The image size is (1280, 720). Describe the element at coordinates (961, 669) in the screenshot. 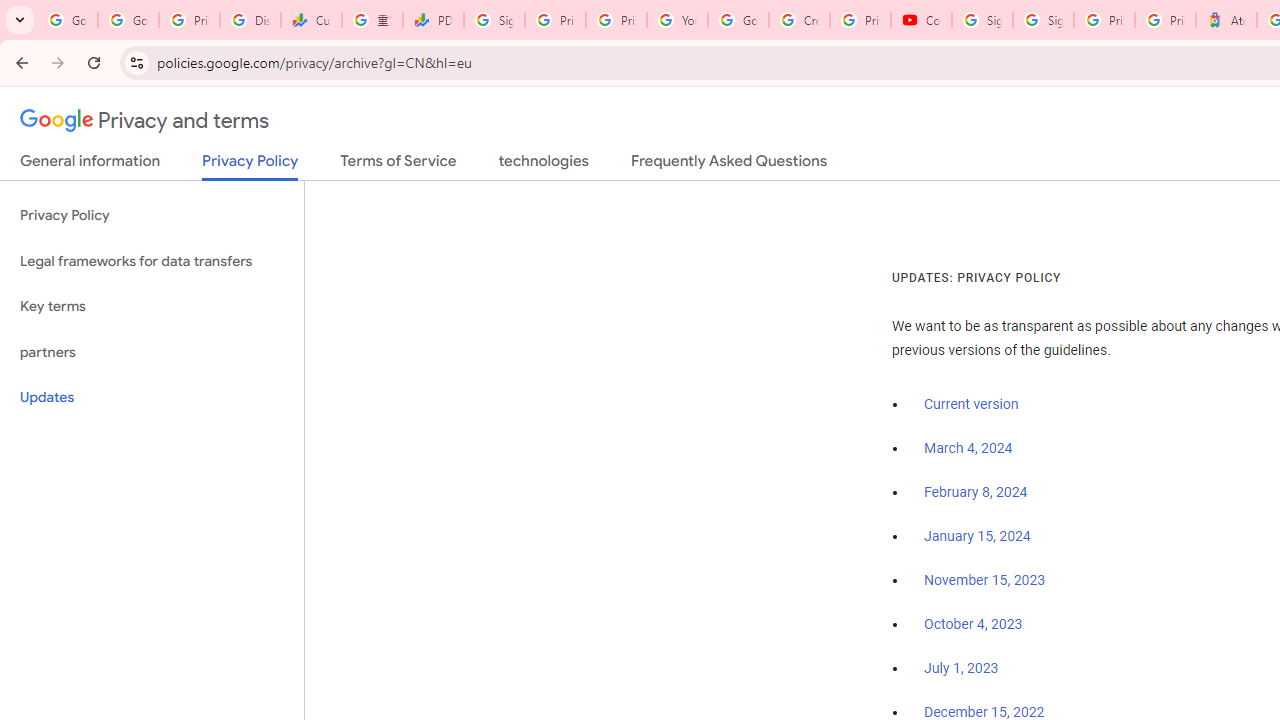

I see `'July 1, 2023'` at that location.